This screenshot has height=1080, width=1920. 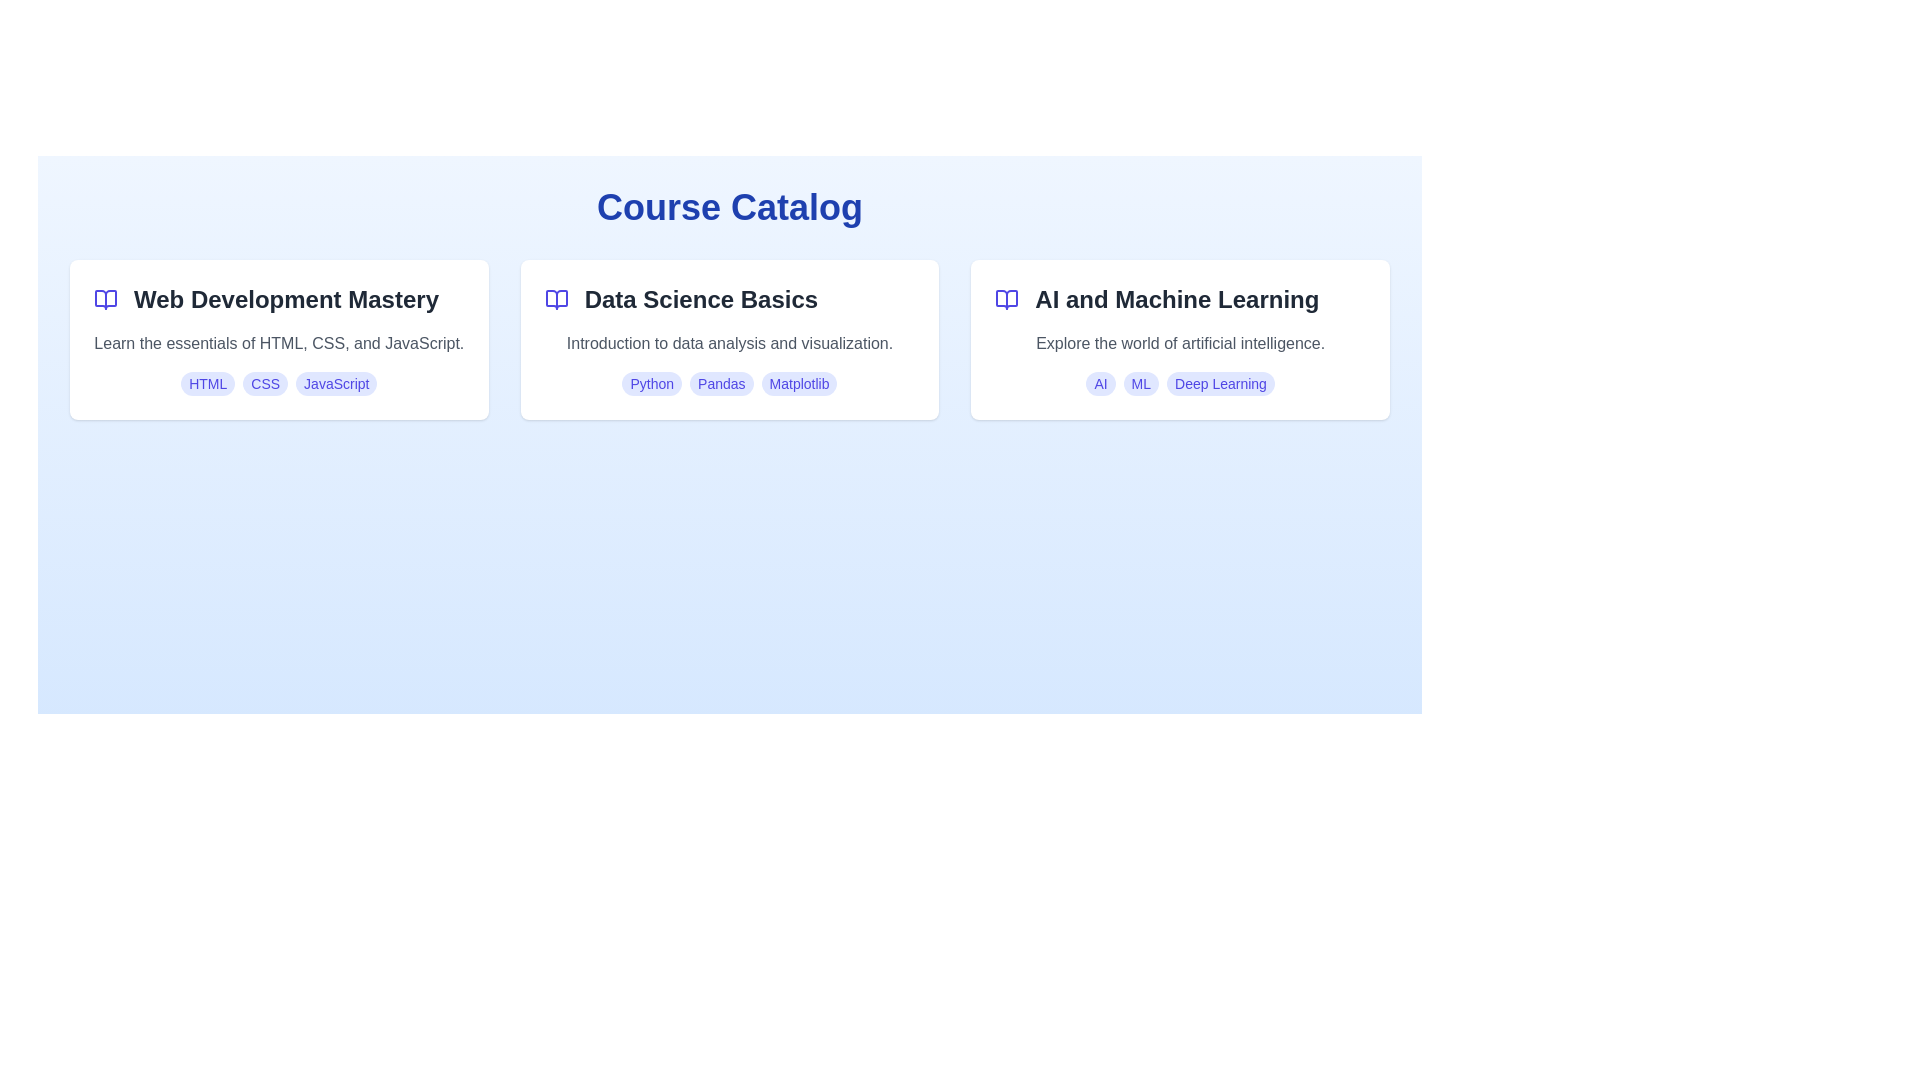 I want to click on the pill-shaped label displaying the text 'Matplotlib' in bold indigo font, located in the 'Data Science Basics' section as the third option in a horizontal list, so click(x=798, y=384).